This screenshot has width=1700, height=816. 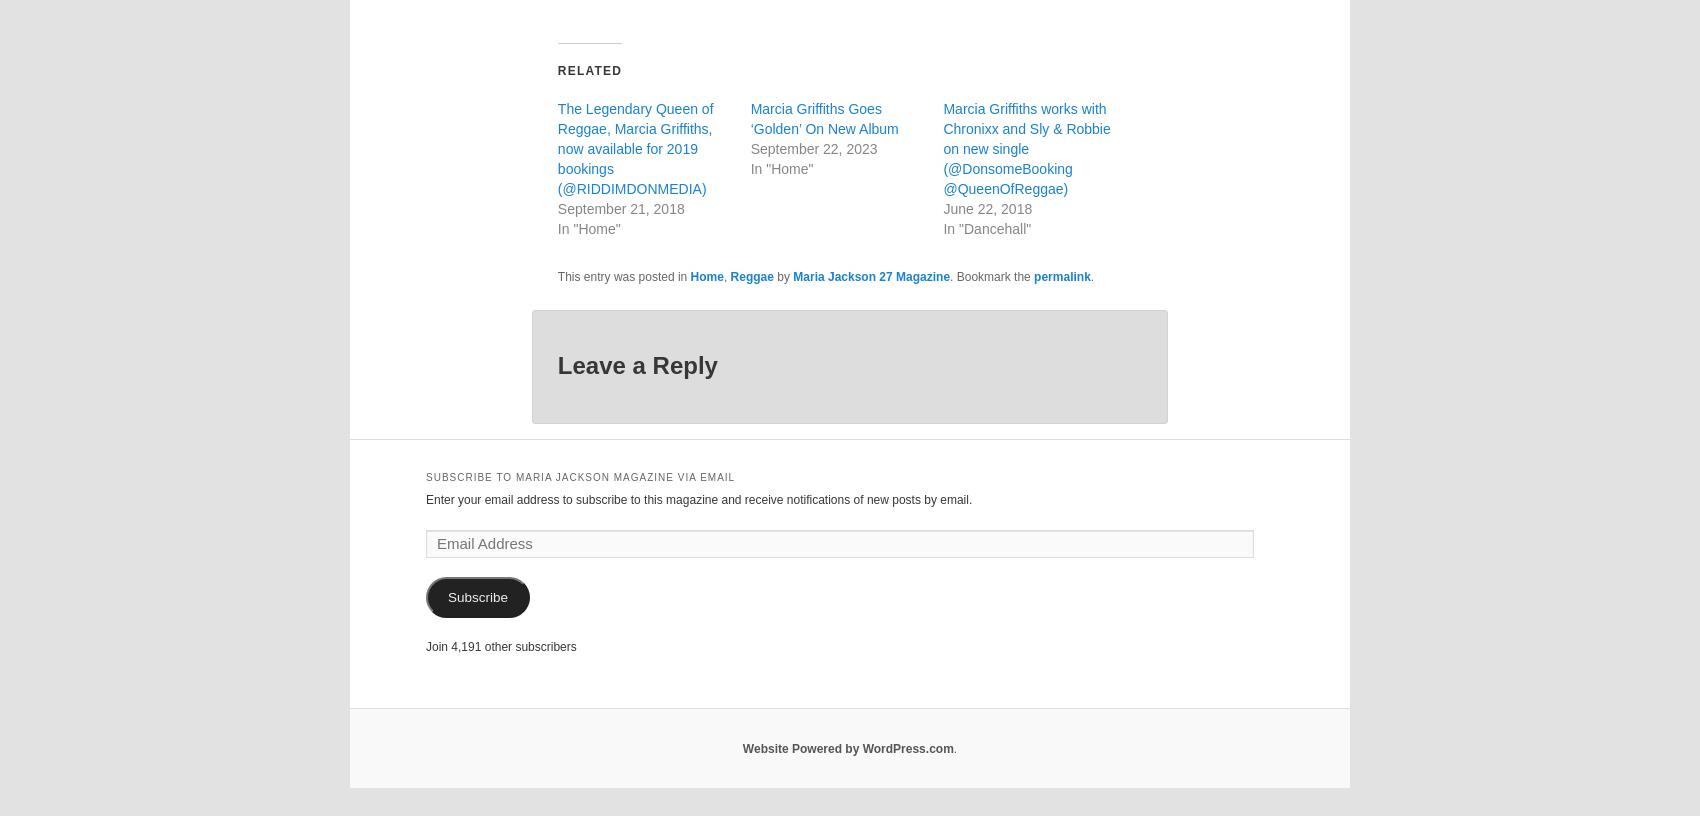 What do you see at coordinates (699, 497) in the screenshot?
I see `'Enter your email address to subscribe to this magazine and receive notifications of new posts by email.'` at bounding box center [699, 497].